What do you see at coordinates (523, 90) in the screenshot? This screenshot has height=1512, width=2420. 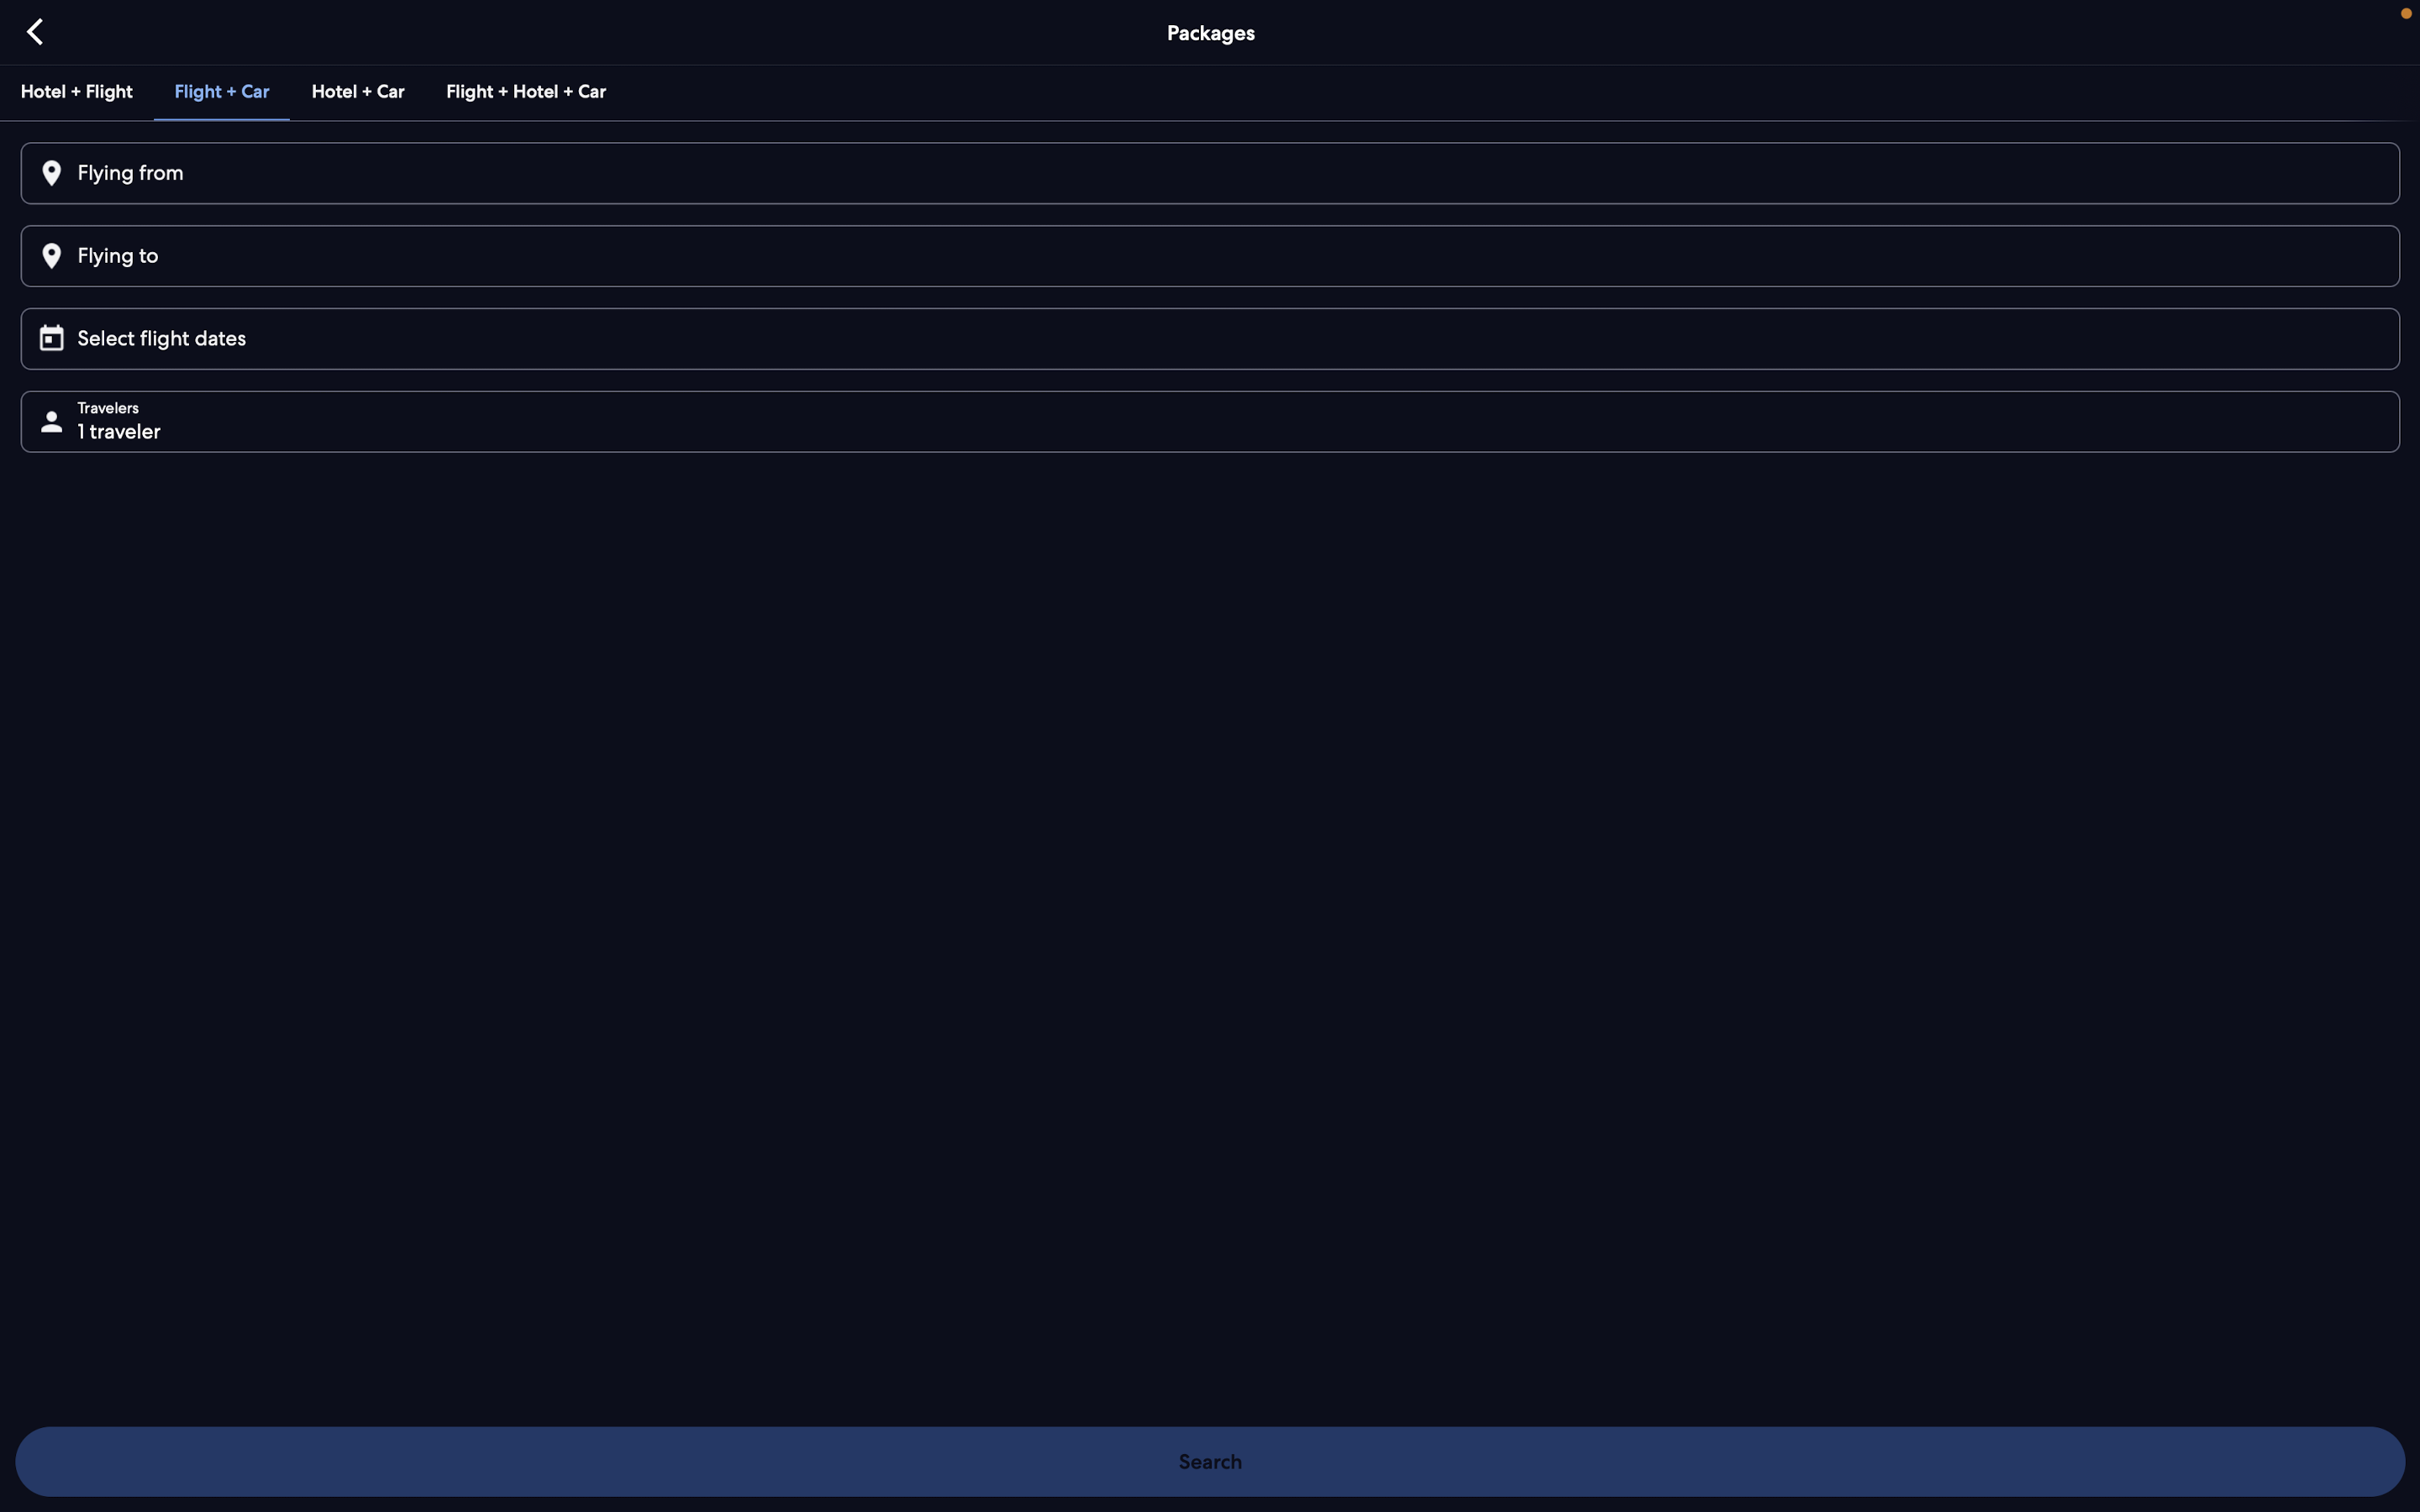 I see `Verify the comprehensive package for flight, hotel and car` at bounding box center [523, 90].